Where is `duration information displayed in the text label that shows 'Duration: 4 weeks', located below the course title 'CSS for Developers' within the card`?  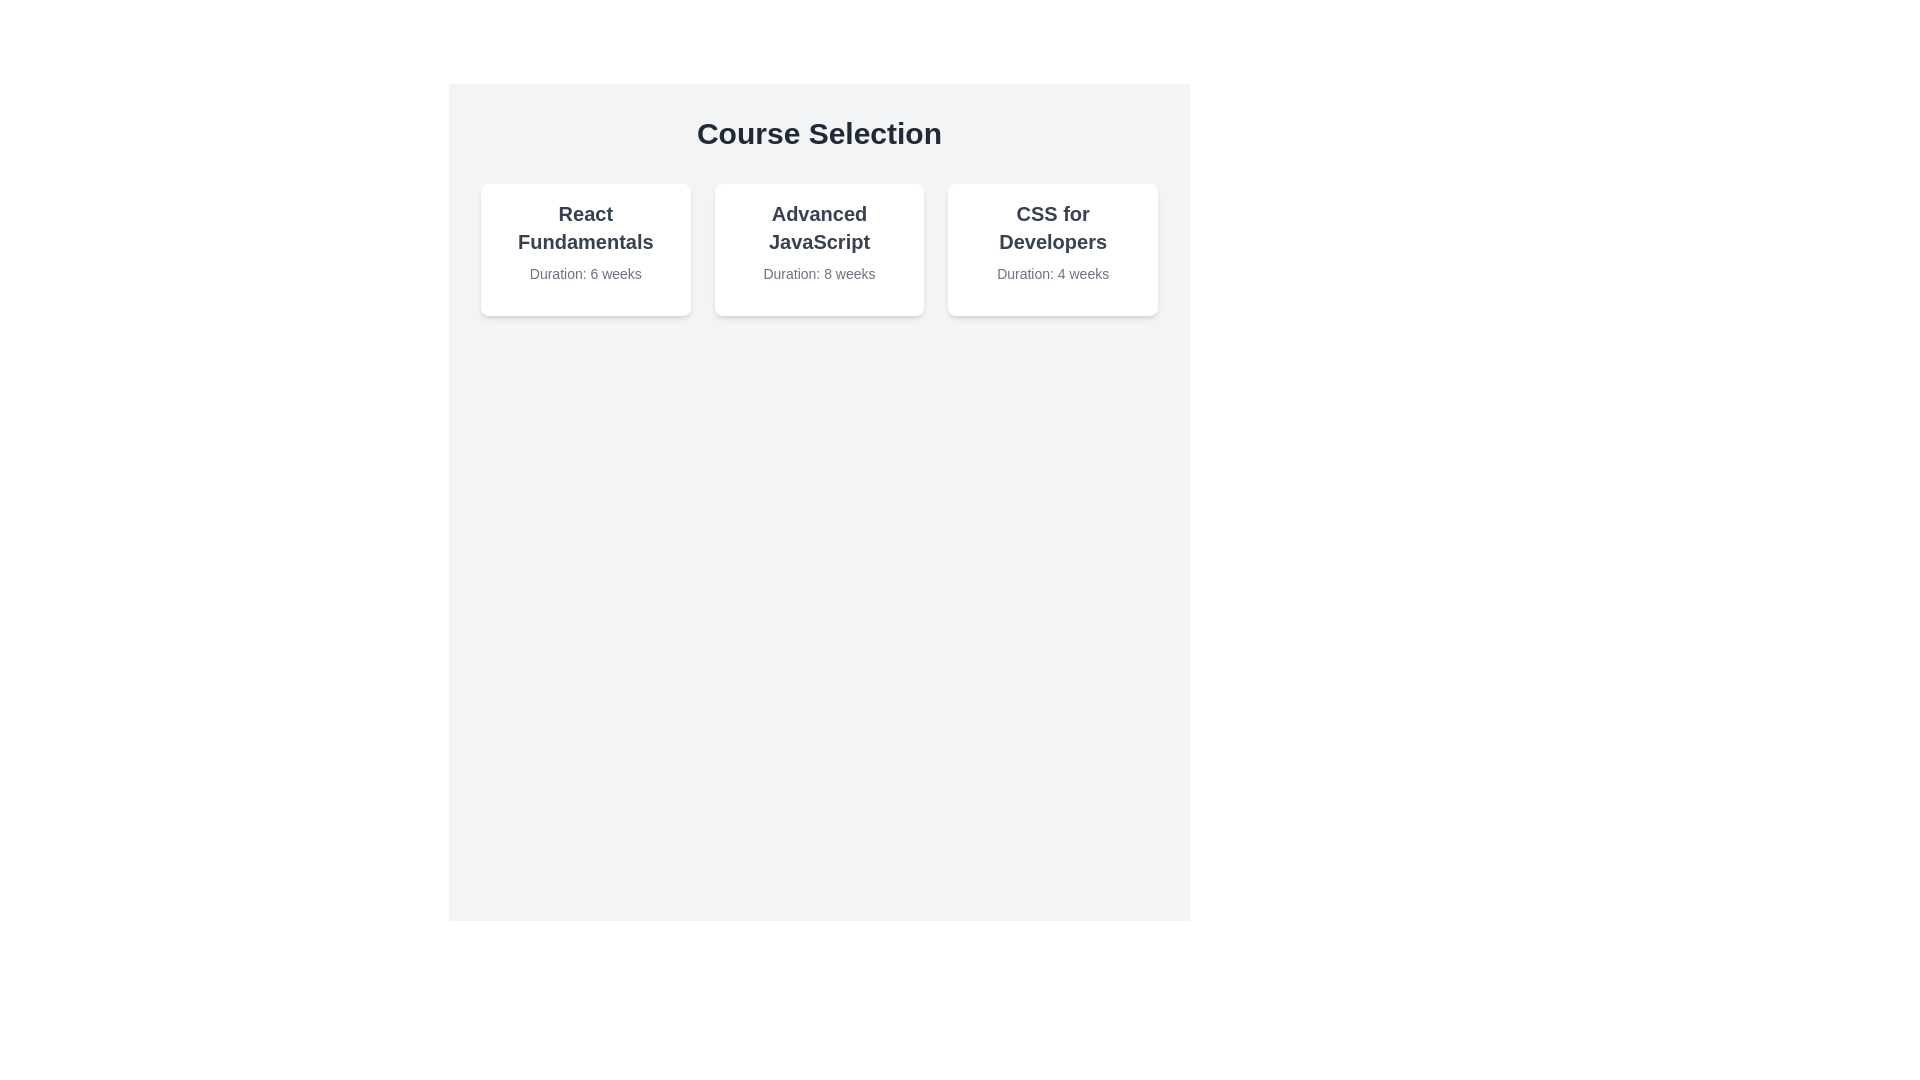
duration information displayed in the text label that shows 'Duration: 4 weeks', located below the course title 'CSS for Developers' within the card is located at coordinates (1052, 273).